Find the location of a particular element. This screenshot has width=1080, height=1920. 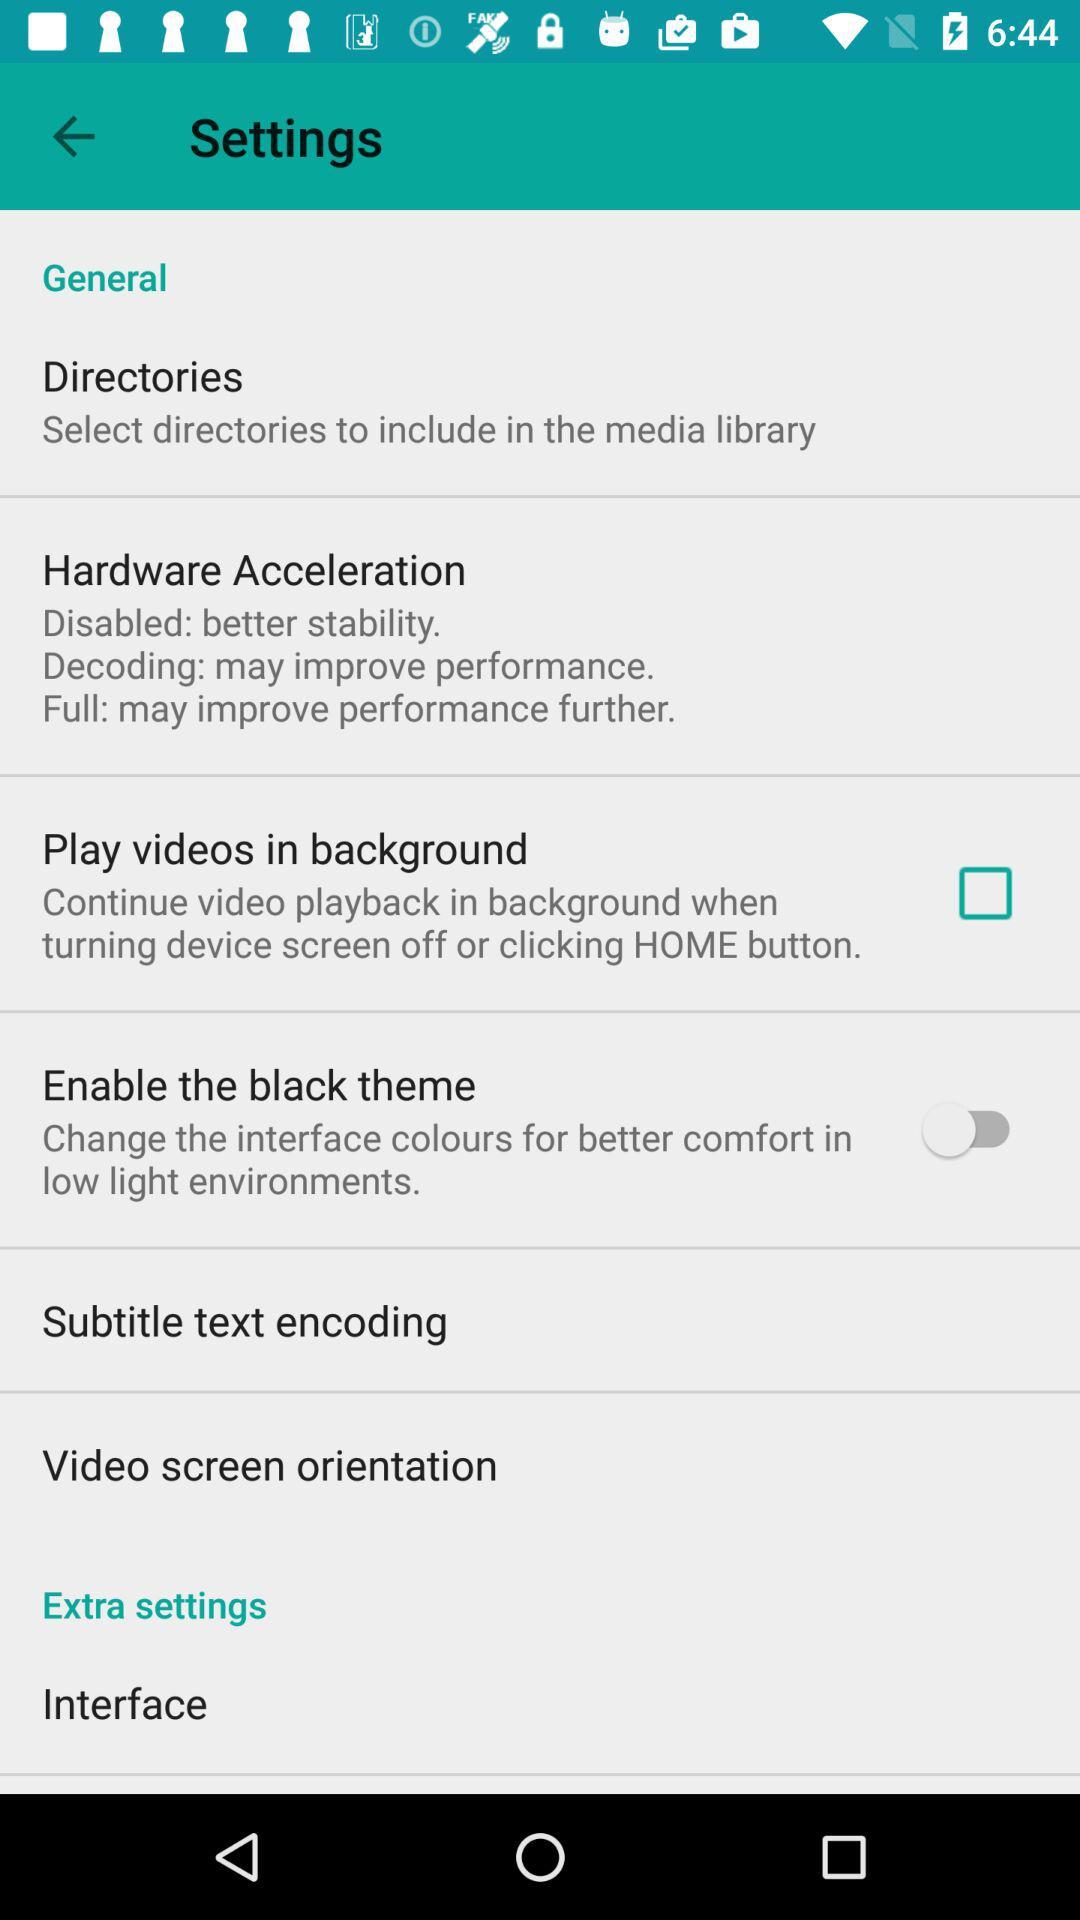

item above the change the interface is located at coordinates (258, 1082).